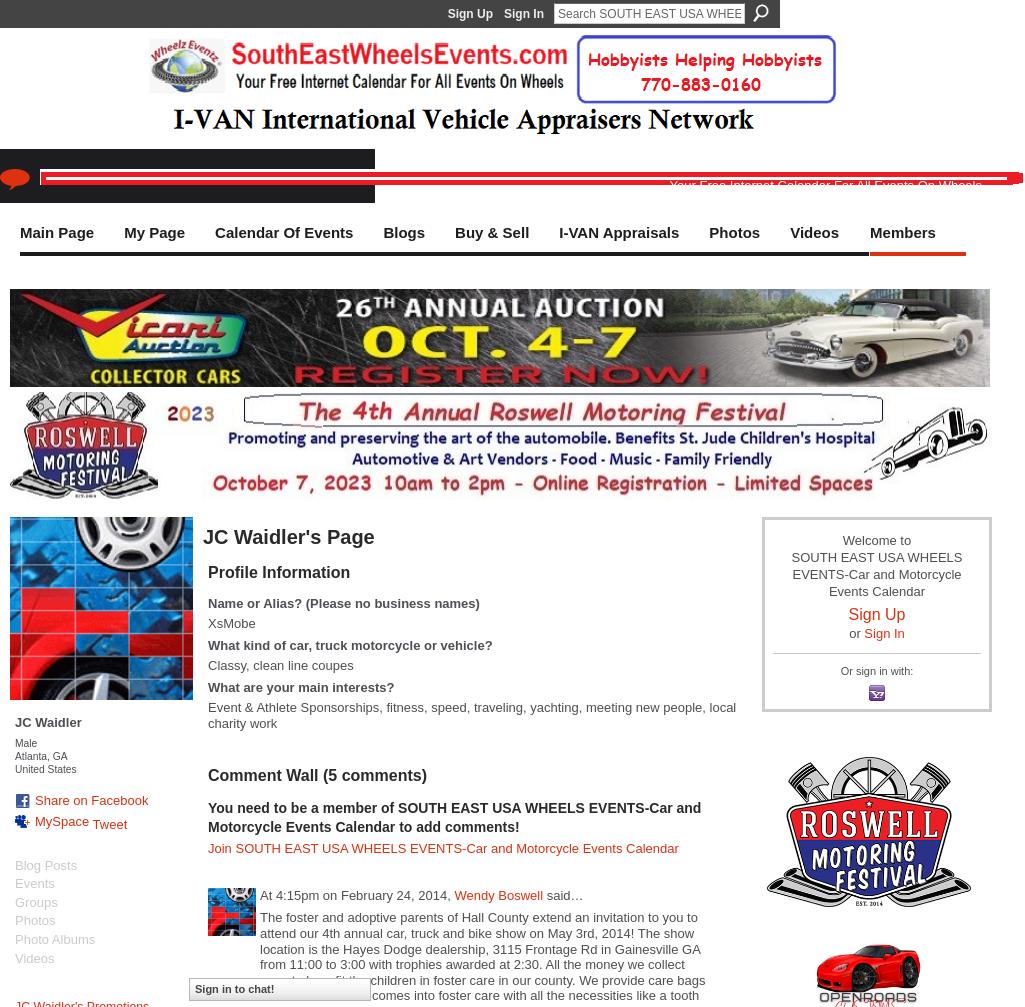  What do you see at coordinates (453, 815) in the screenshot?
I see `'You need to be a member of SOUTH EAST USA WHEELS EVENTS-Car and Motorcycle Events Calendar to add comments!'` at bounding box center [453, 815].